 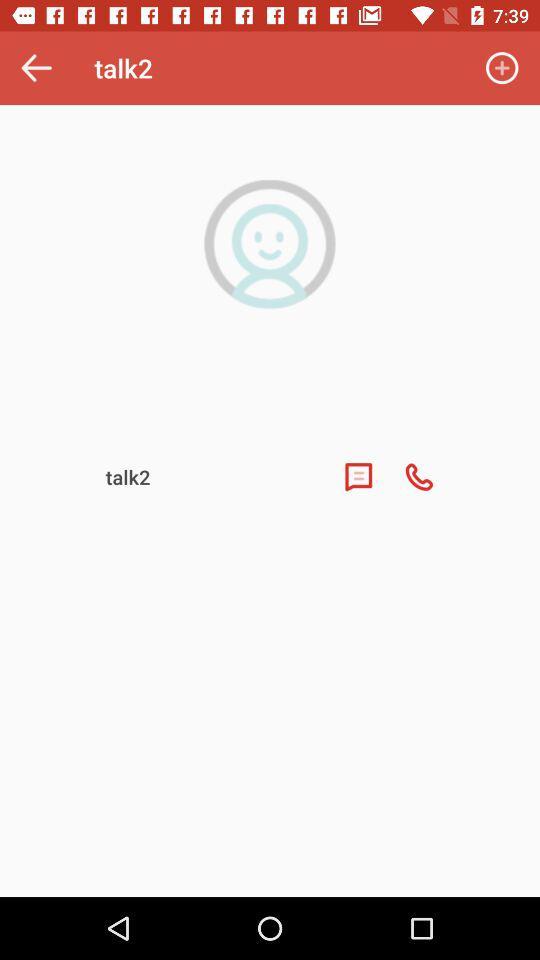 I want to click on the call icon, so click(x=418, y=477).